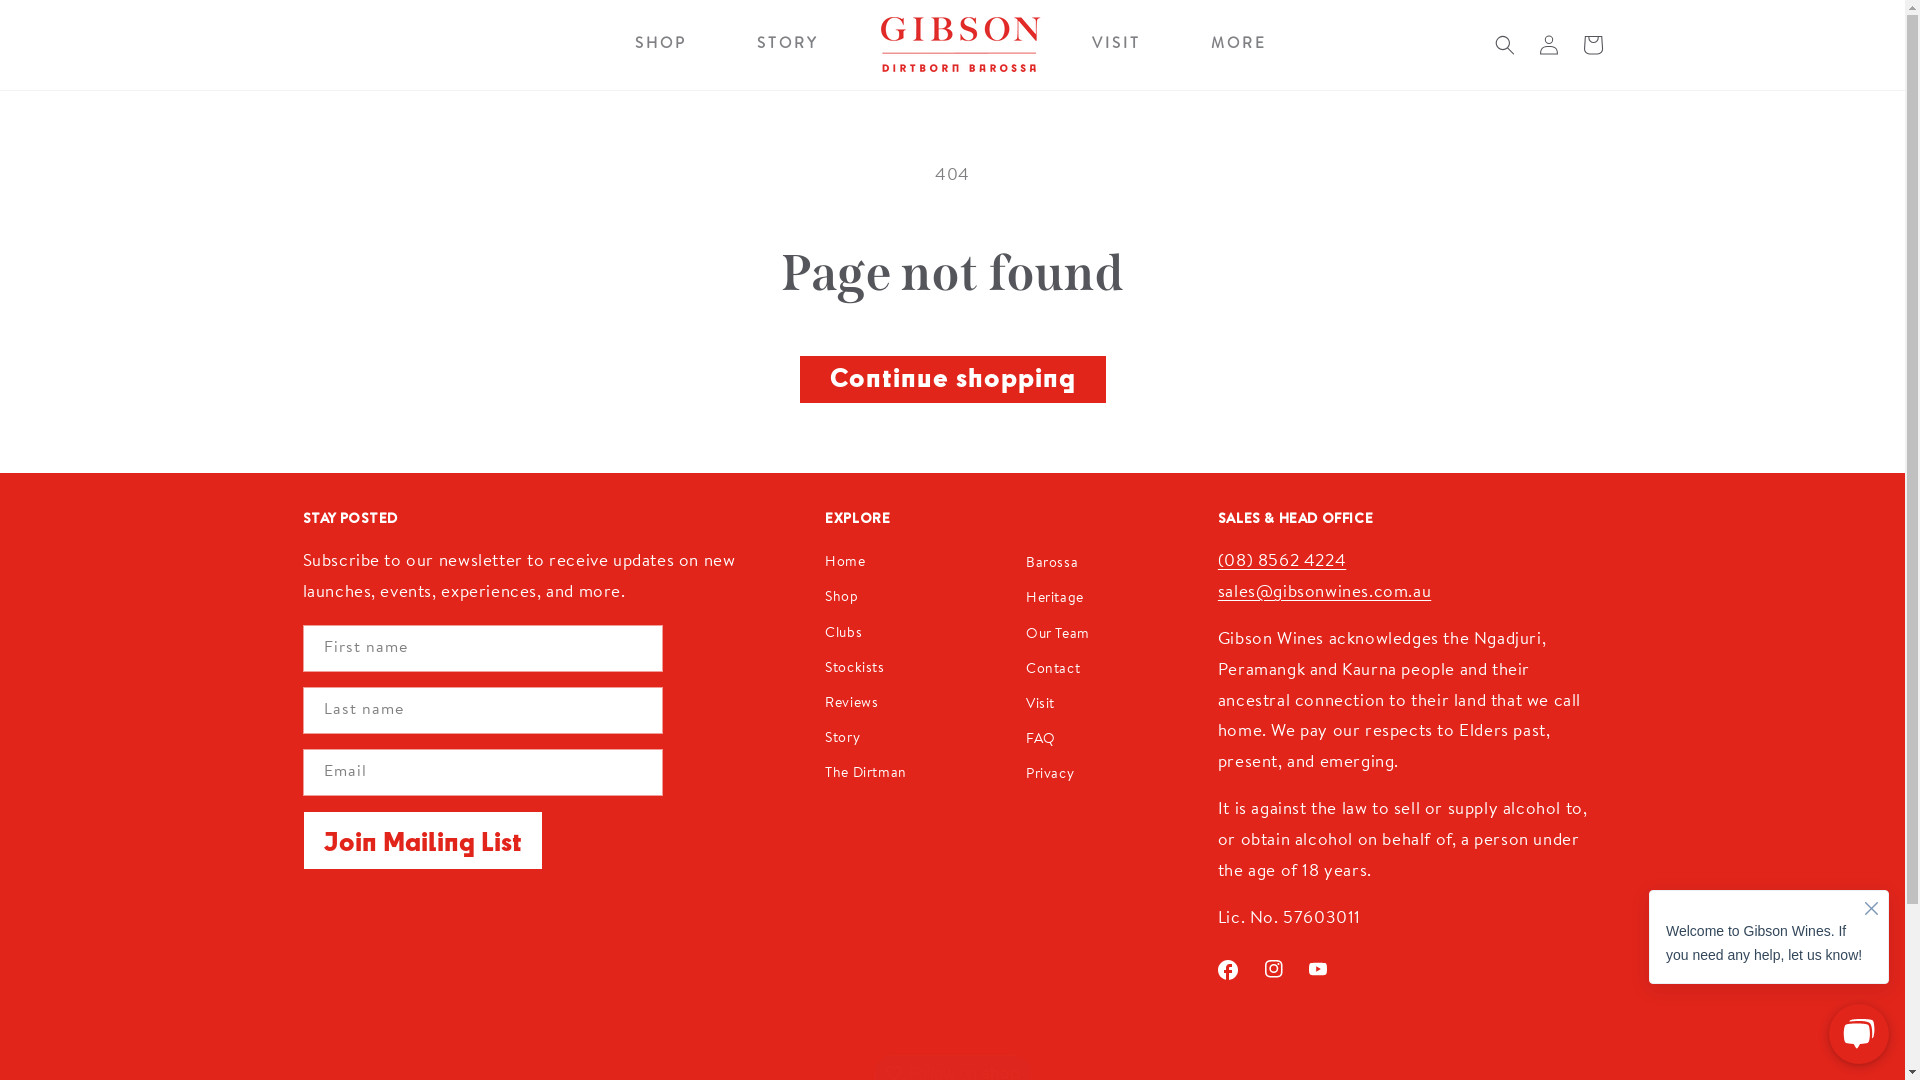 This screenshot has width=1920, height=1080. What do you see at coordinates (1591, 45) in the screenshot?
I see `'Cart'` at bounding box center [1591, 45].